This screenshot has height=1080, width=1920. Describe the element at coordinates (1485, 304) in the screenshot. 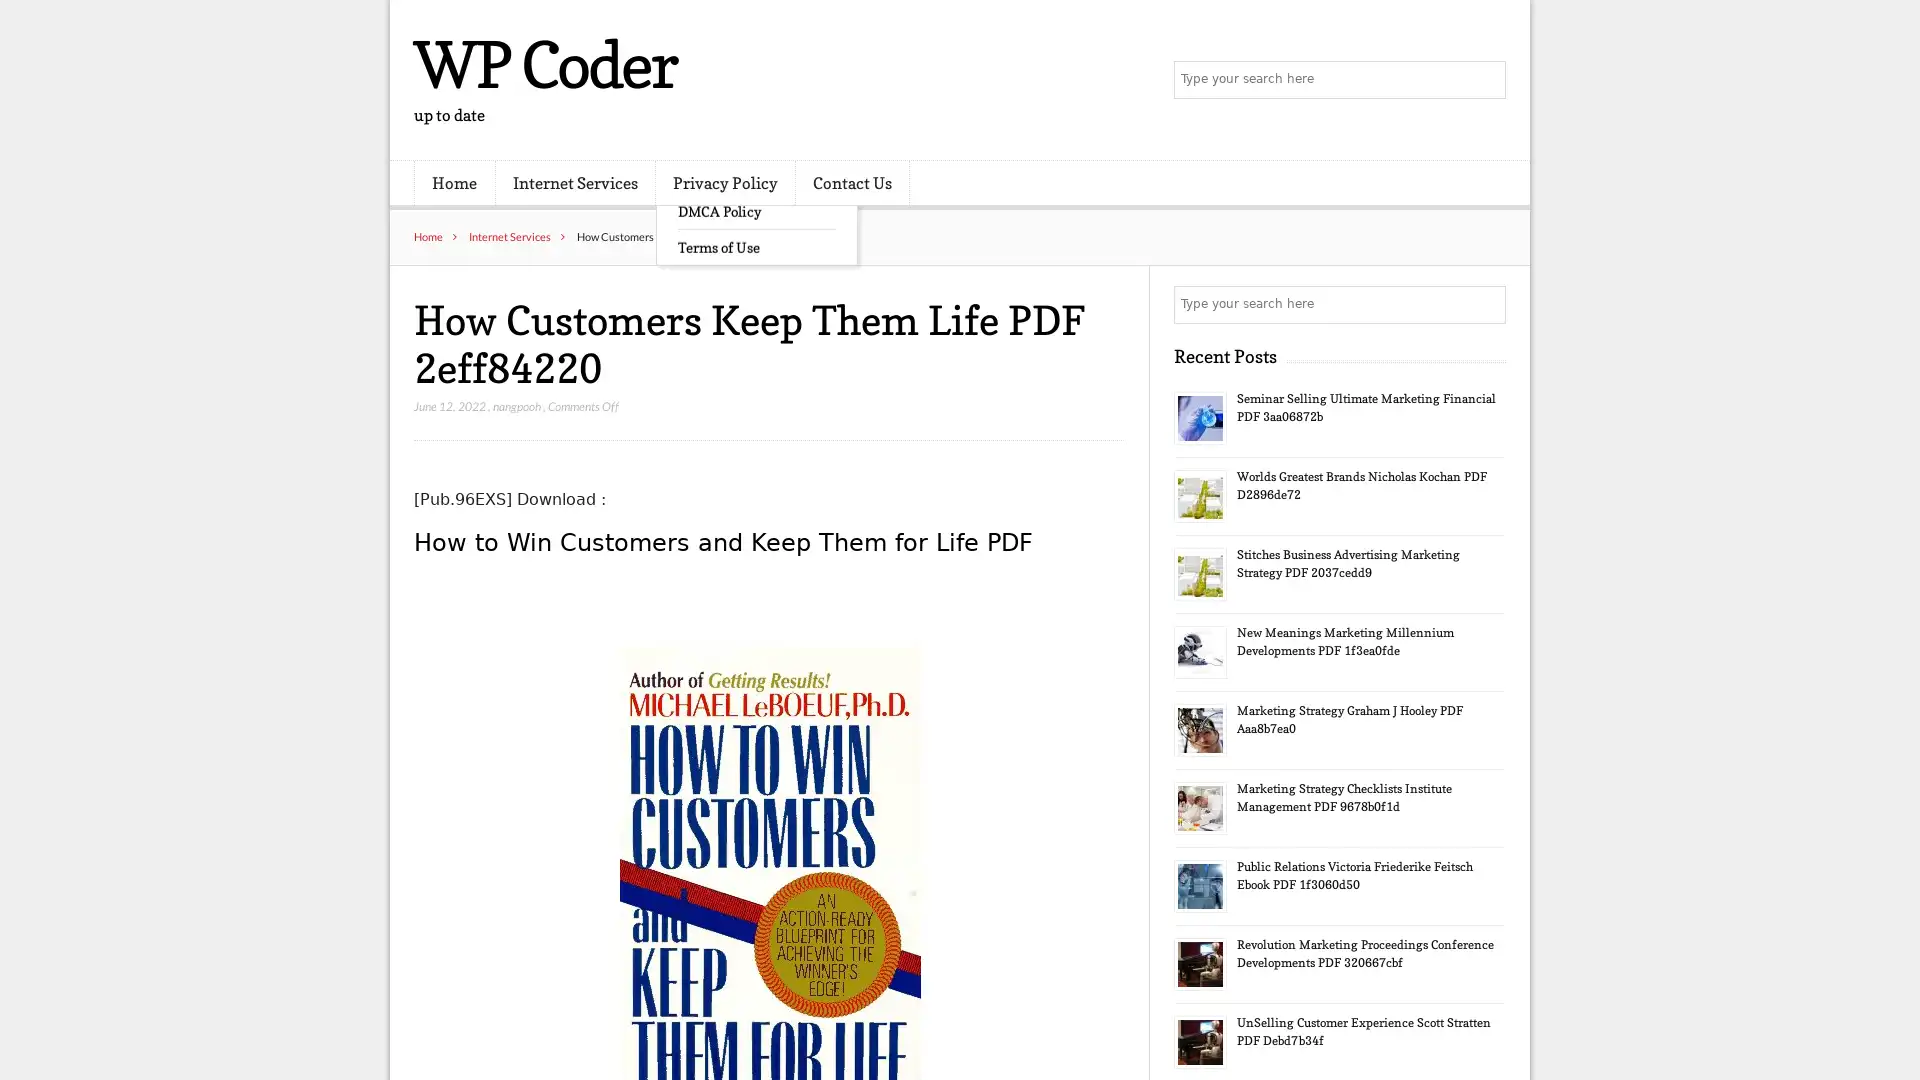

I see `Search` at that location.